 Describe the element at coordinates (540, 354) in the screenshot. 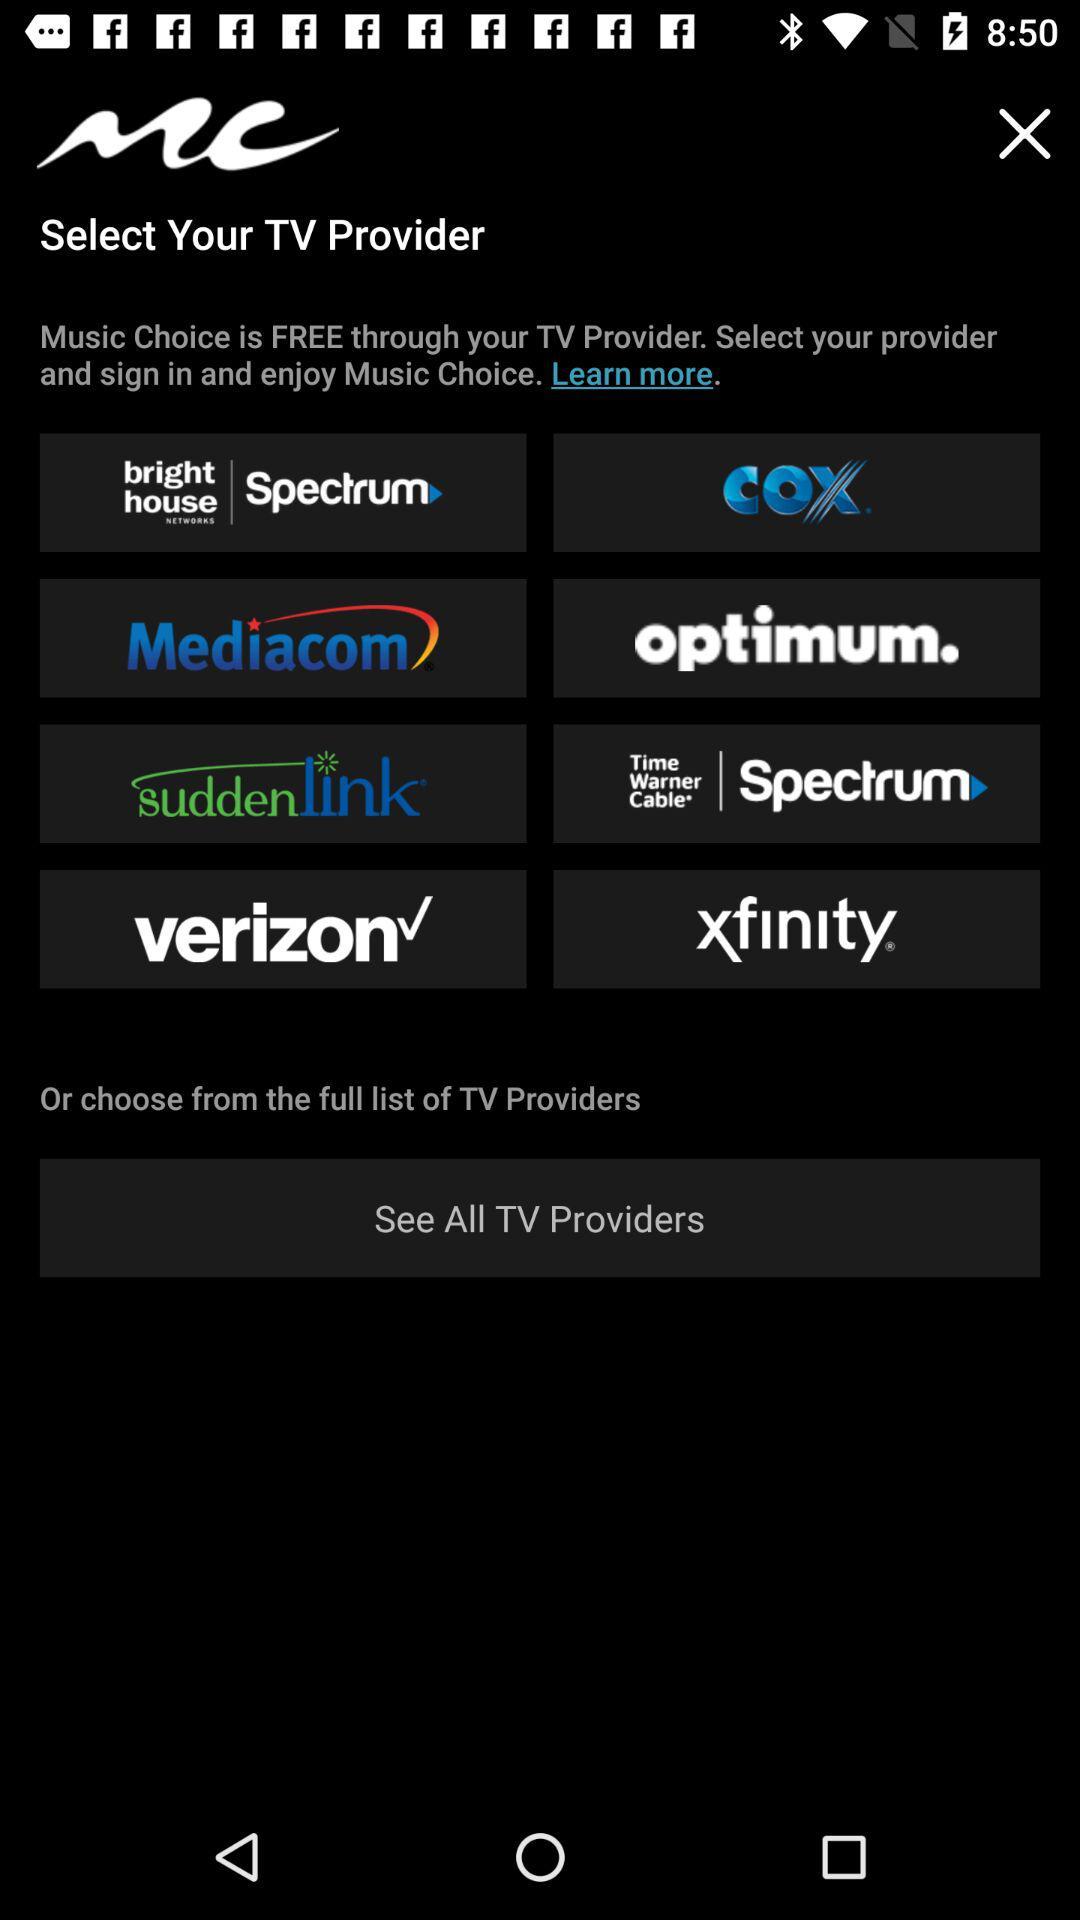

I see `music choice is item` at that location.